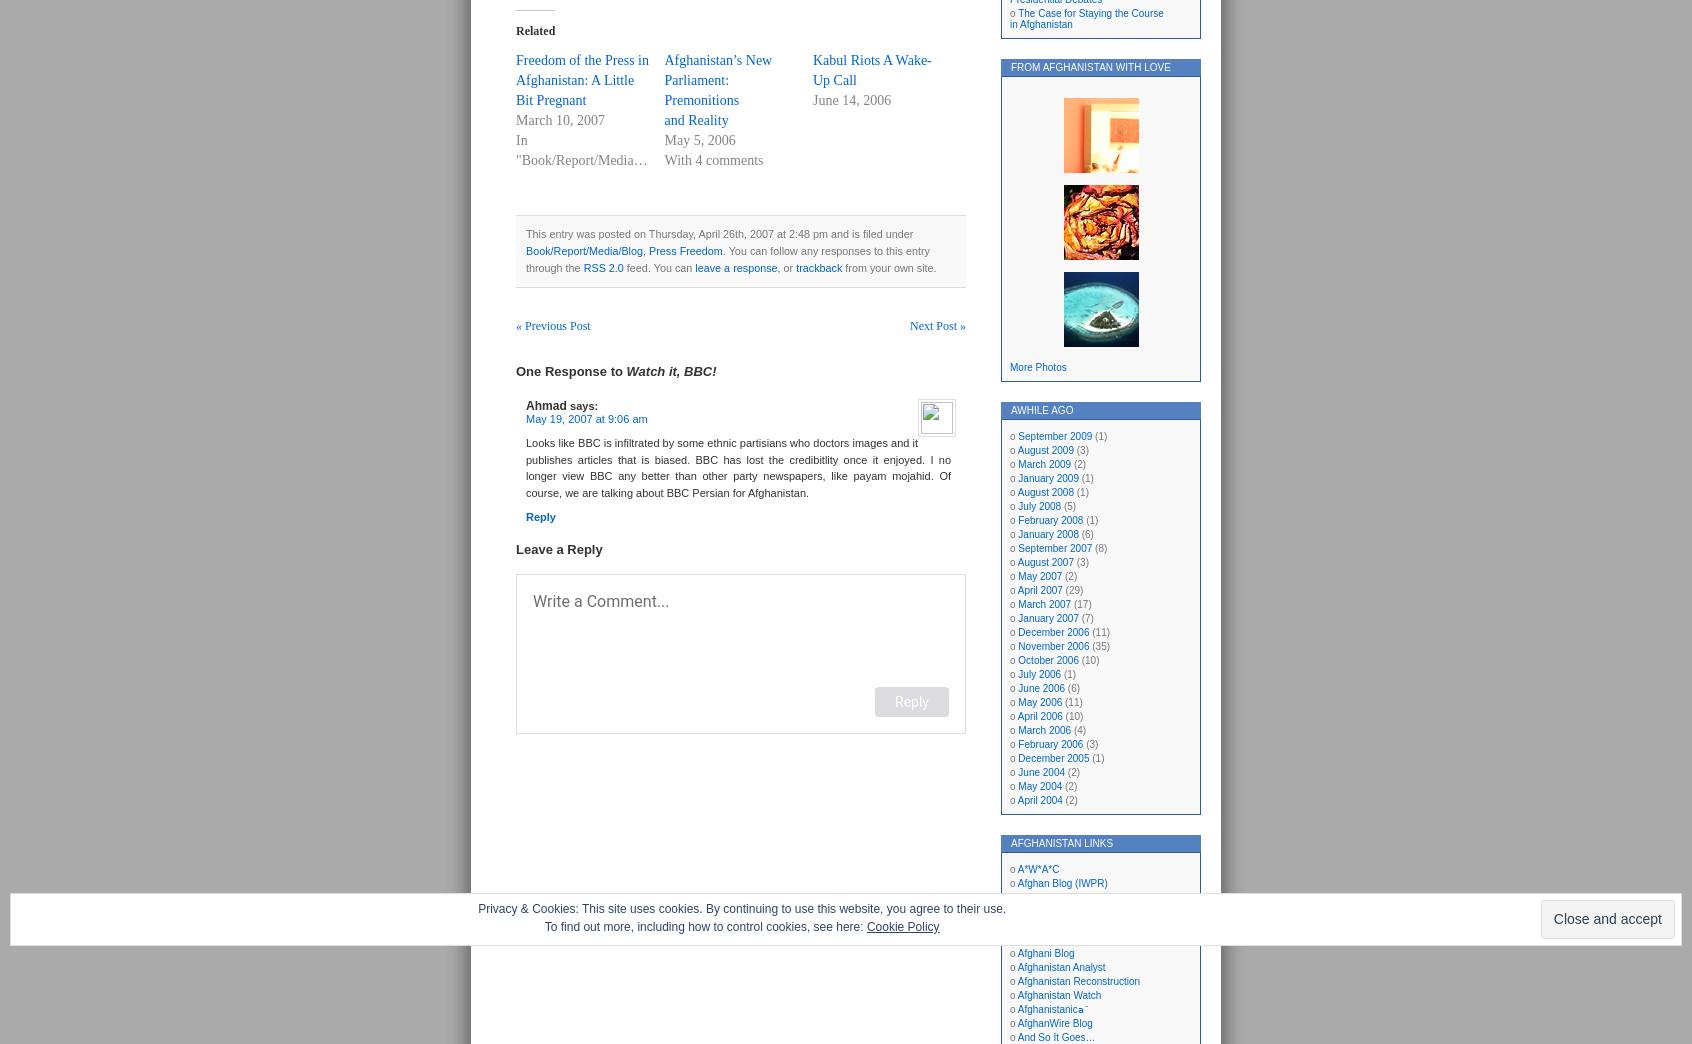  I want to click on 'Afghan Lord', so click(1016, 911).